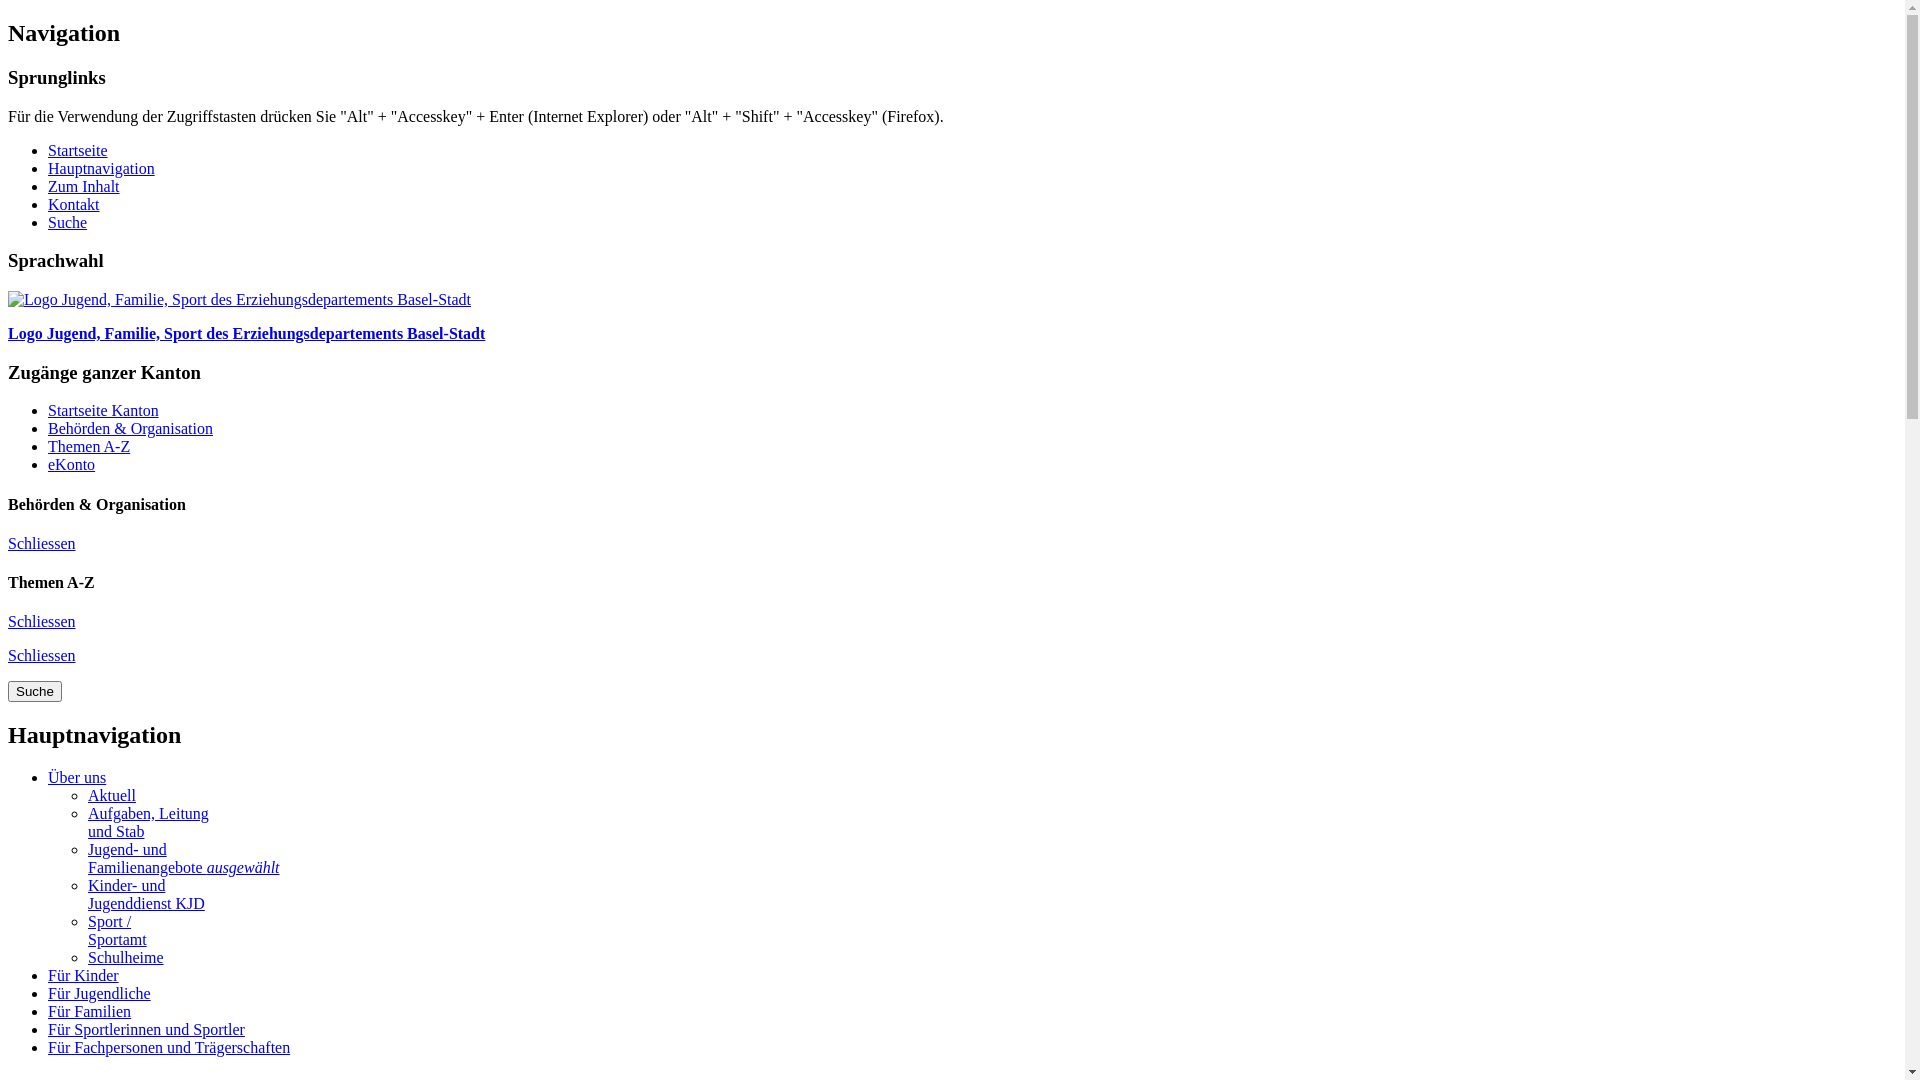  What do you see at coordinates (42, 655) in the screenshot?
I see `'Schliessen'` at bounding box center [42, 655].